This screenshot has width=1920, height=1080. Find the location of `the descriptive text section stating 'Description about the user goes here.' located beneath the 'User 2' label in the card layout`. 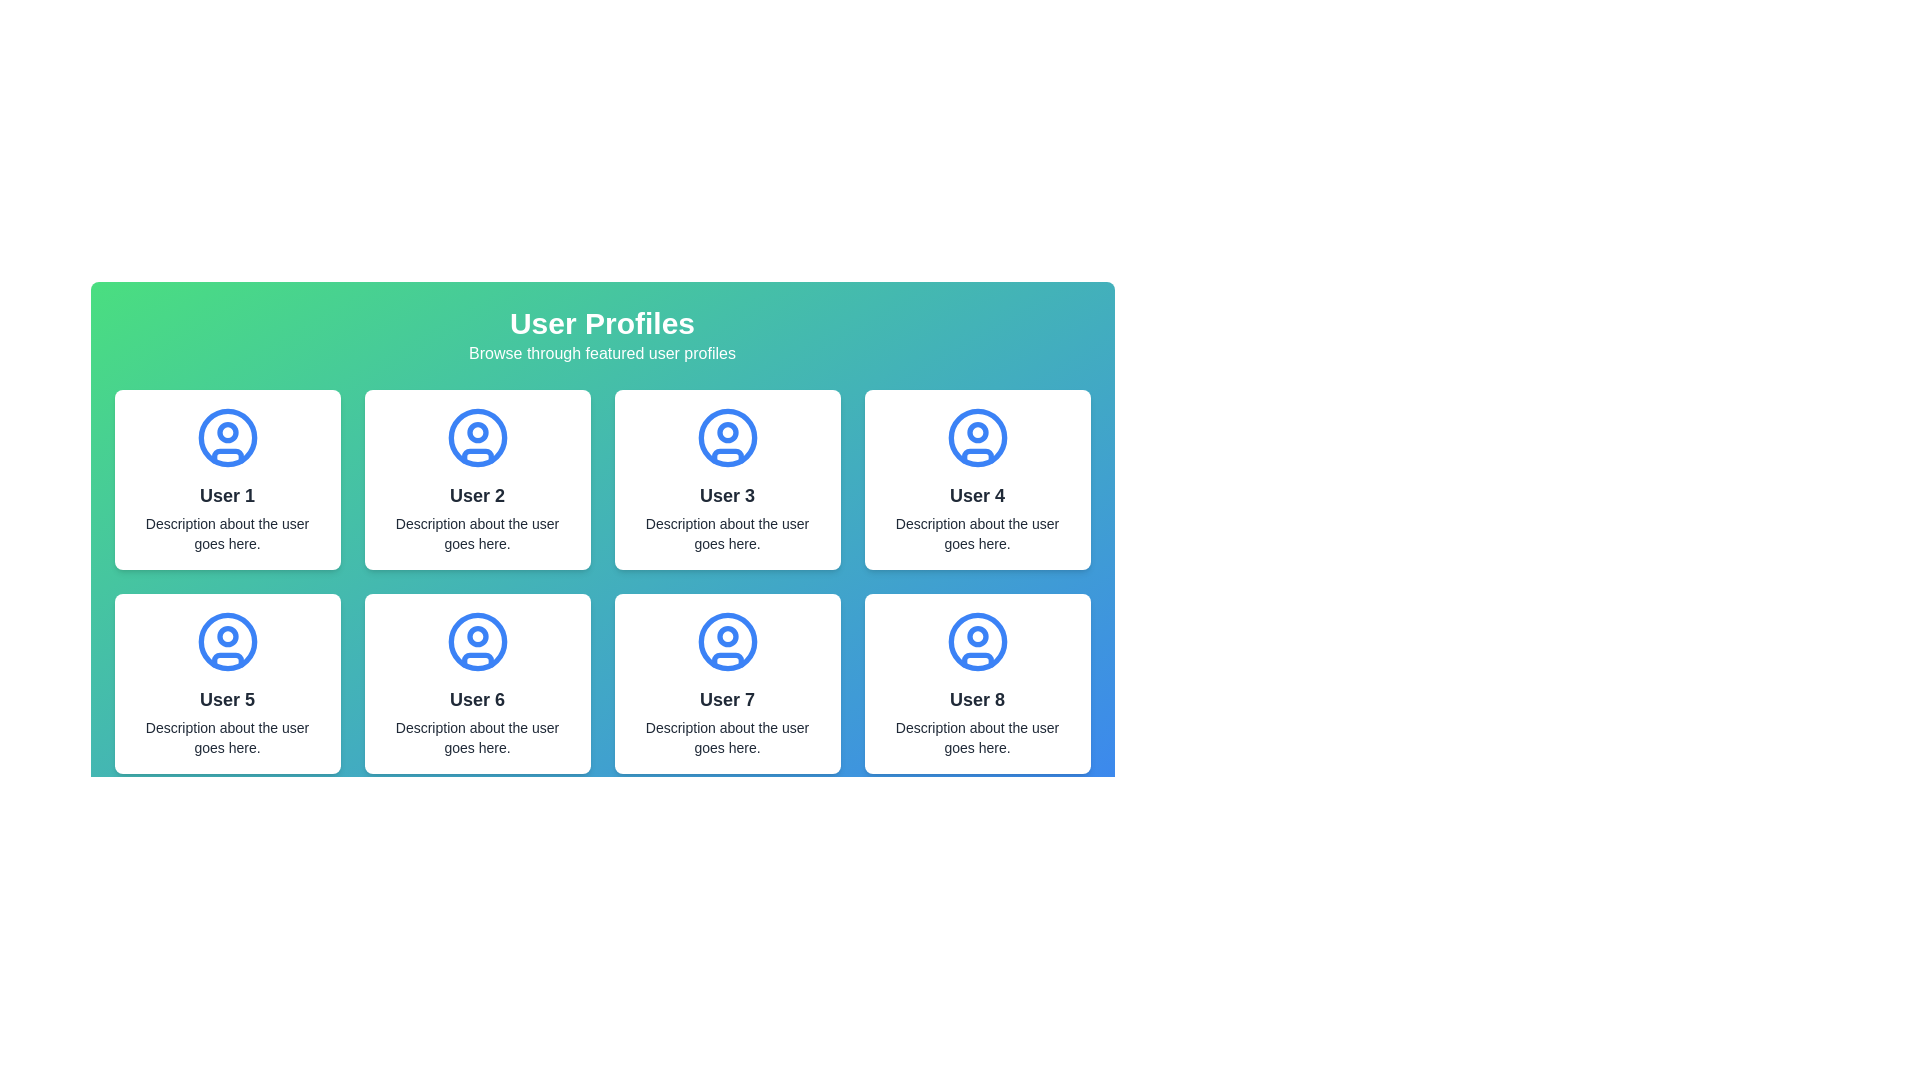

the descriptive text section stating 'Description about the user goes here.' located beneath the 'User 2' label in the card layout is located at coordinates (476, 532).